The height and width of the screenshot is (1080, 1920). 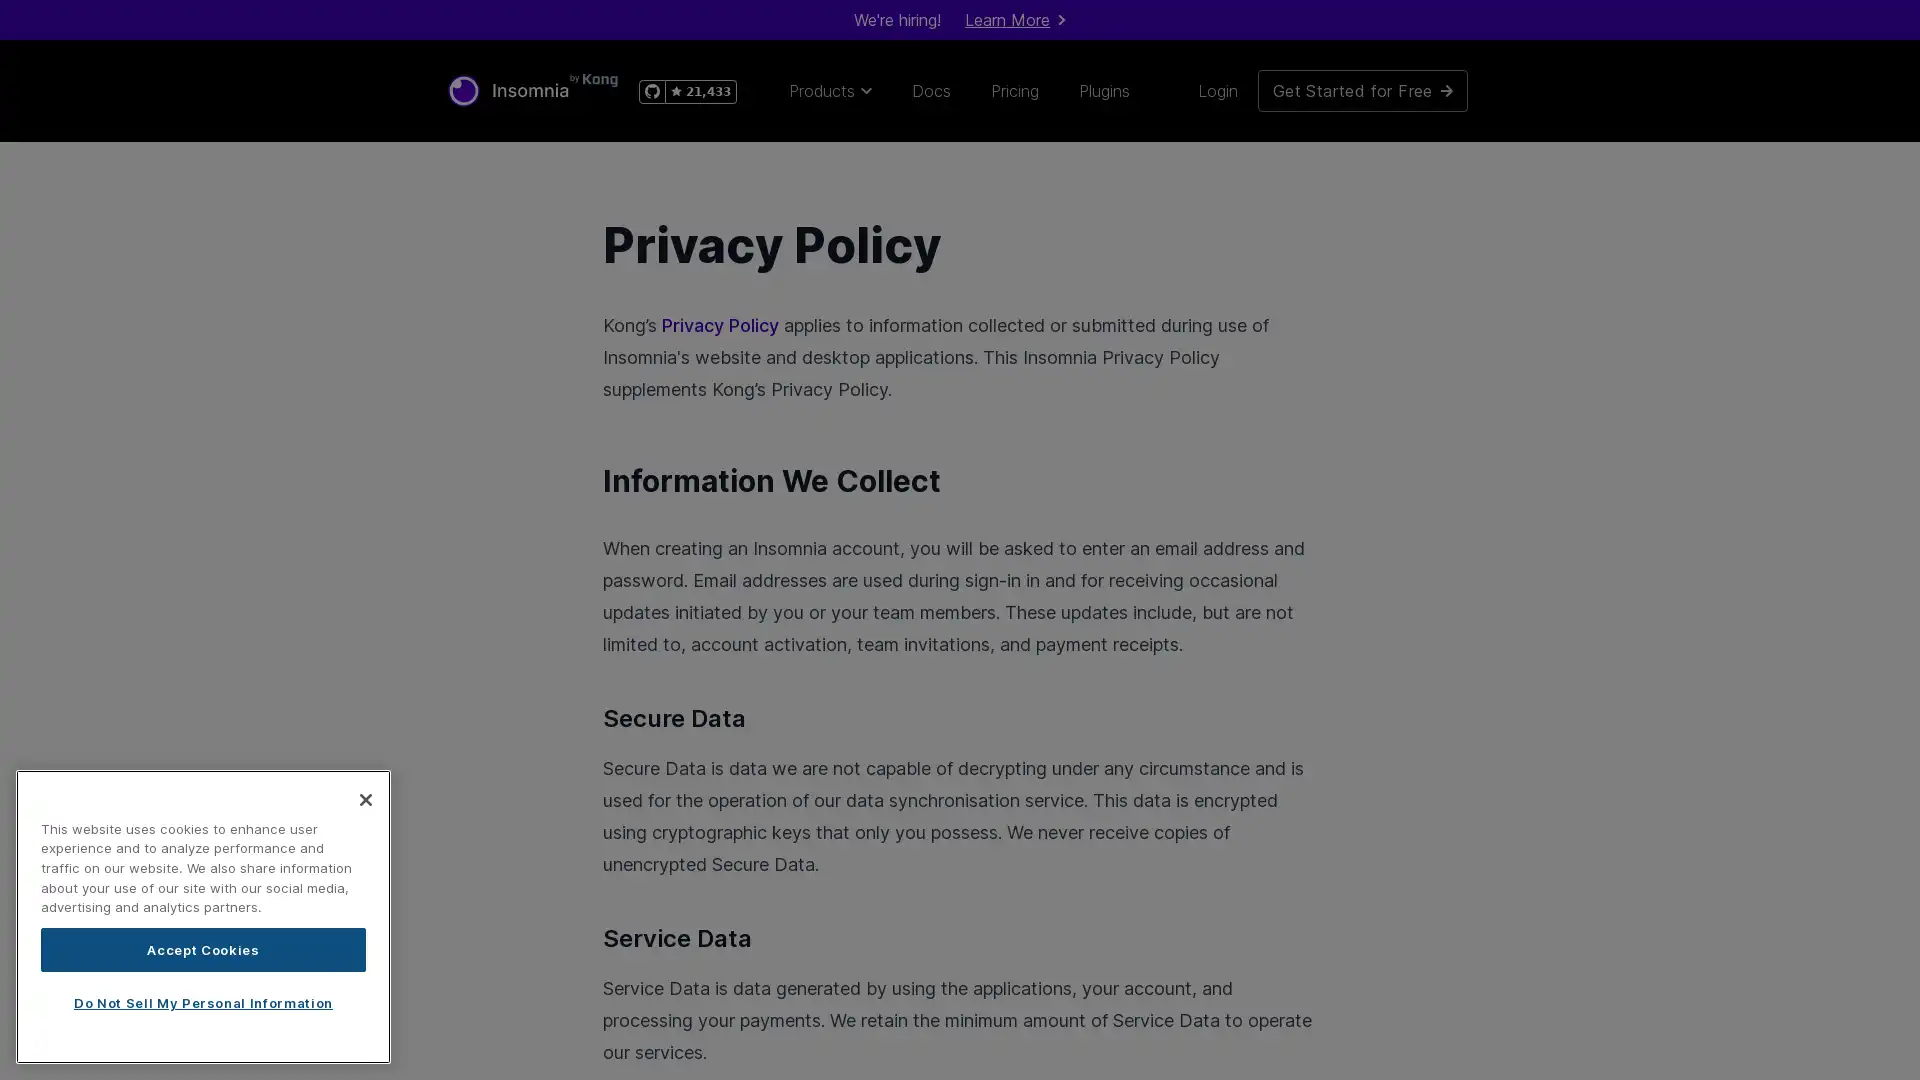 I want to click on Accept Cookies, so click(x=203, y=948).